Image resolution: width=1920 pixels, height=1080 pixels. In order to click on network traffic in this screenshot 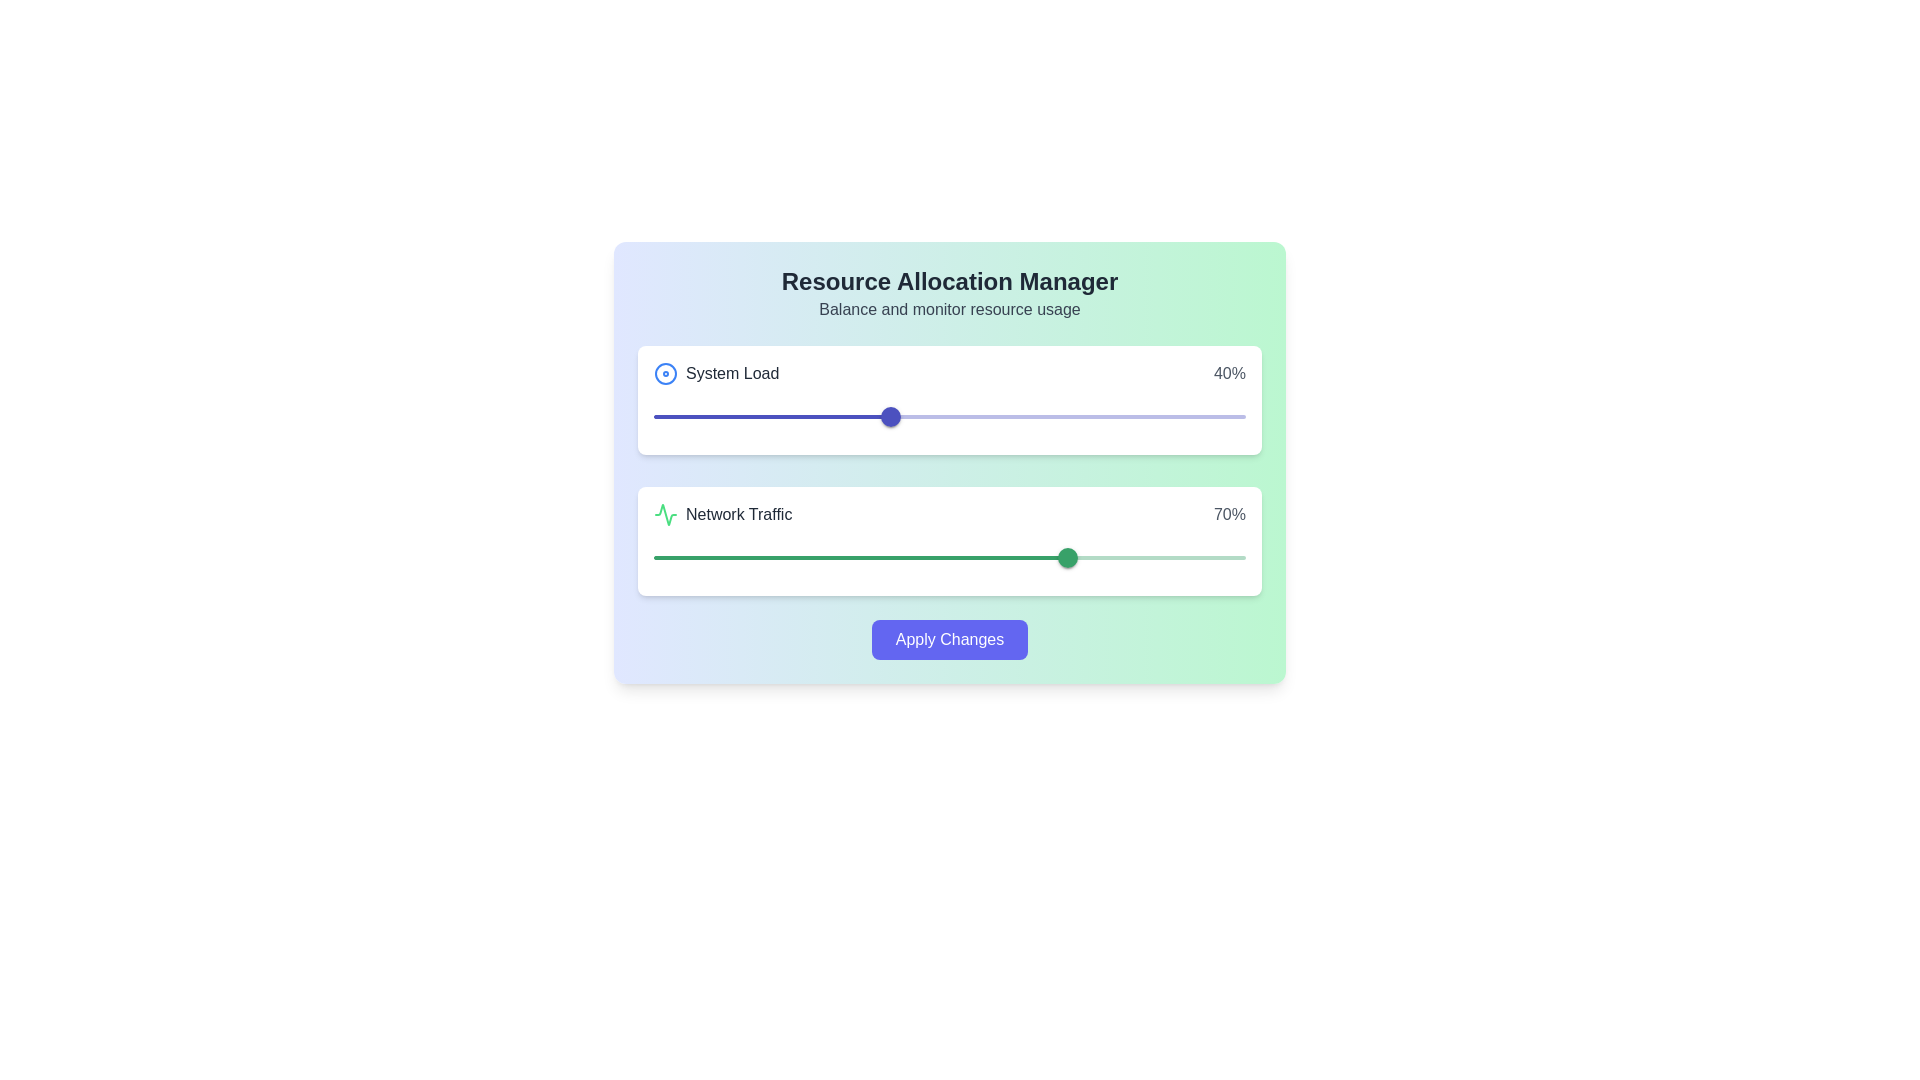, I will do `click(659, 558)`.